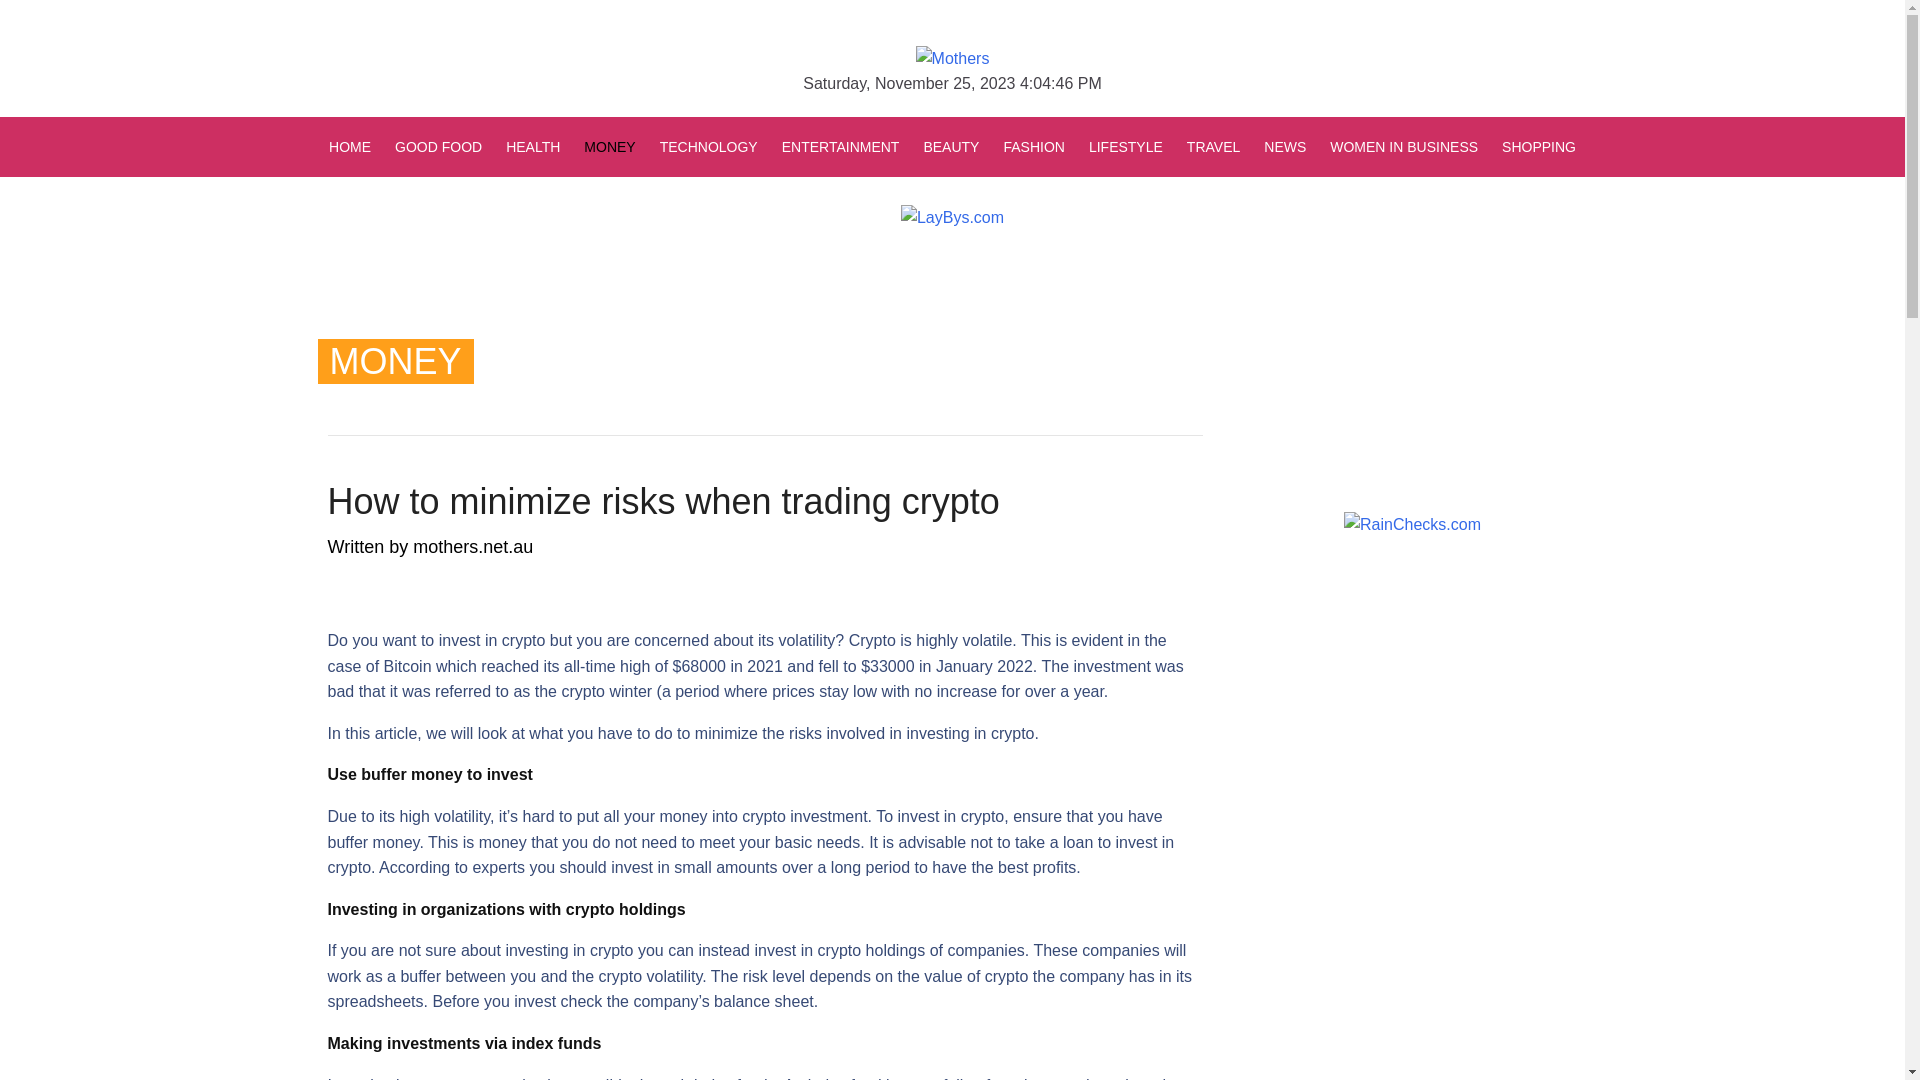  I want to click on 'NEWS', so click(1251, 145).